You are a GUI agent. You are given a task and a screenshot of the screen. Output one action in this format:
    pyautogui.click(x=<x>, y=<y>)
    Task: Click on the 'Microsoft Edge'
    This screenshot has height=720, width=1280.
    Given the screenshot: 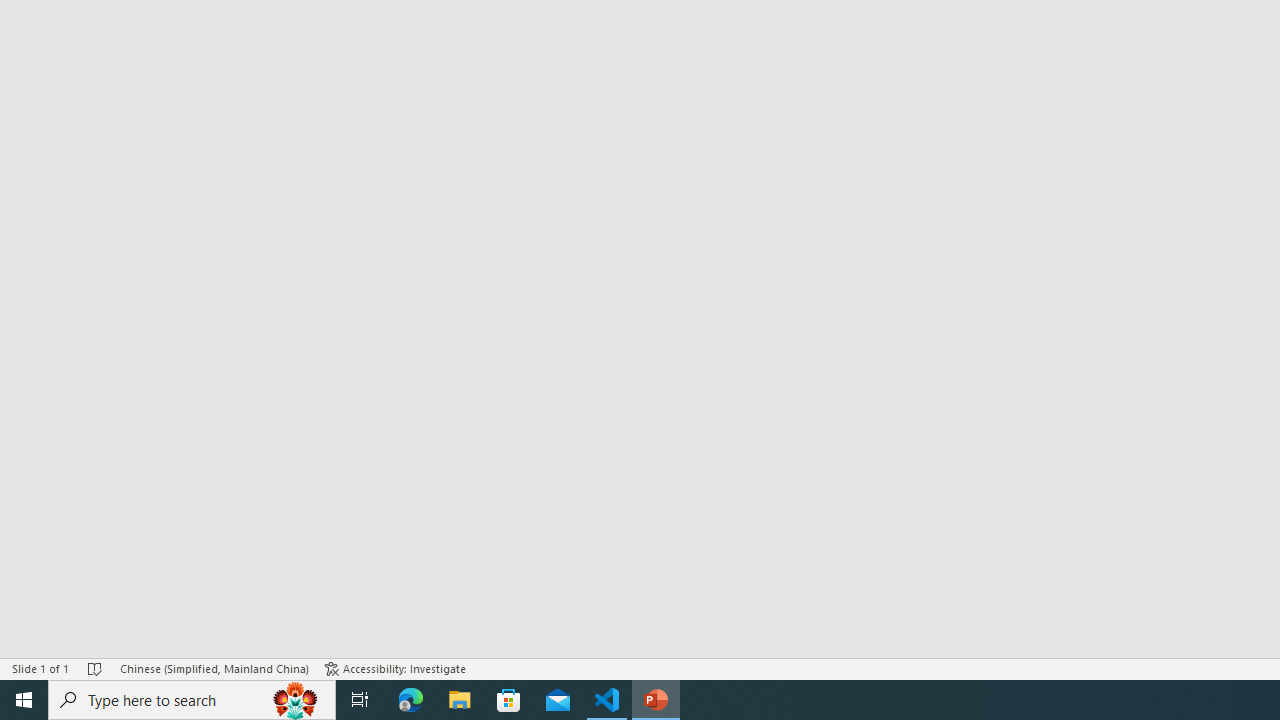 What is the action you would take?
    pyautogui.click(x=410, y=698)
    